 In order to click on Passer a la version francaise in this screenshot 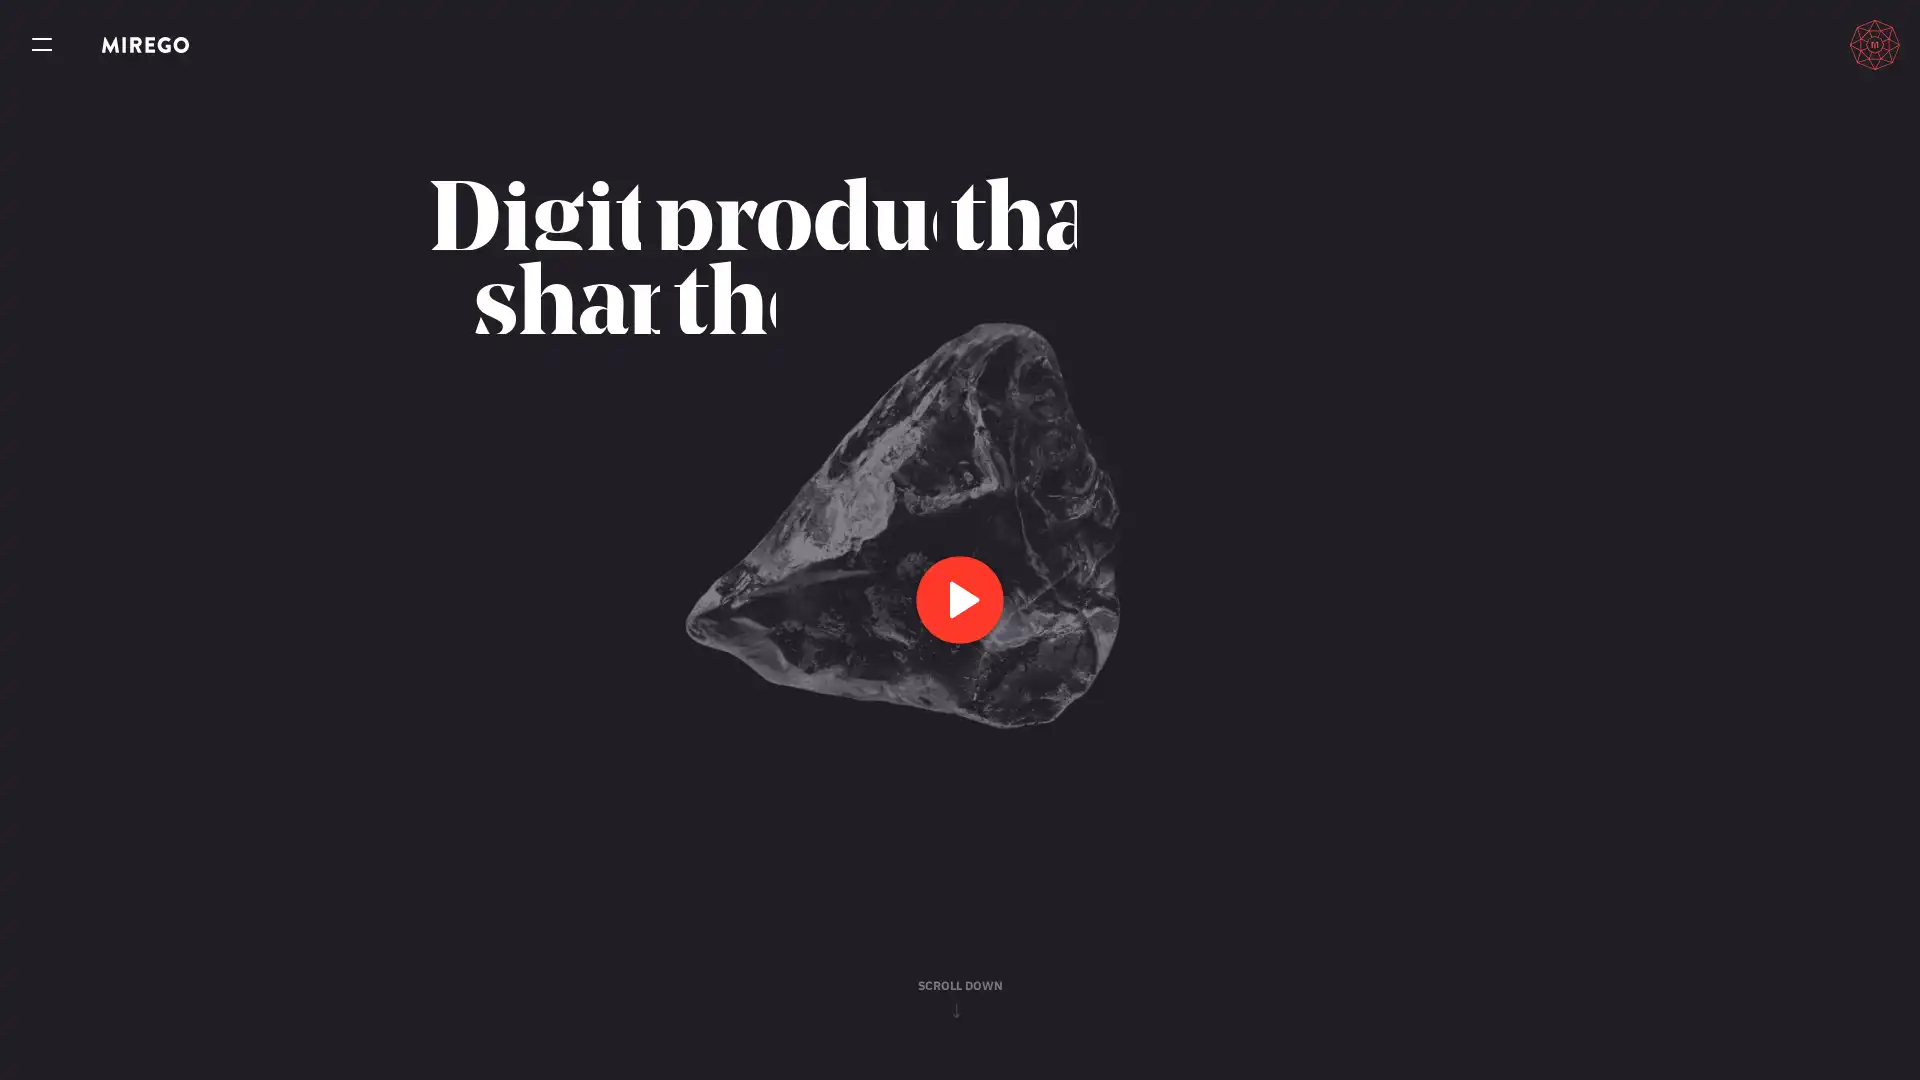, I will do `click(1781, 44)`.